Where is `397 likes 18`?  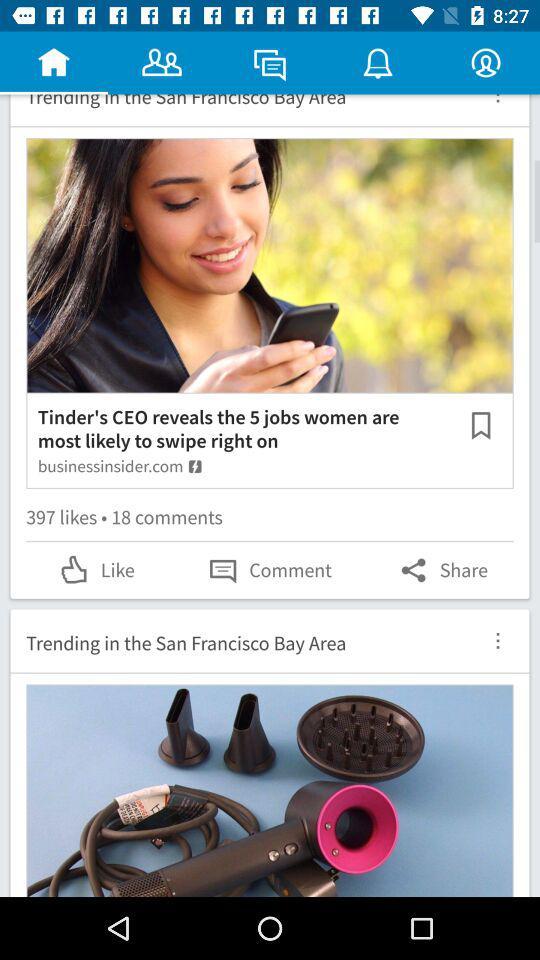
397 likes 18 is located at coordinates (270, 519).